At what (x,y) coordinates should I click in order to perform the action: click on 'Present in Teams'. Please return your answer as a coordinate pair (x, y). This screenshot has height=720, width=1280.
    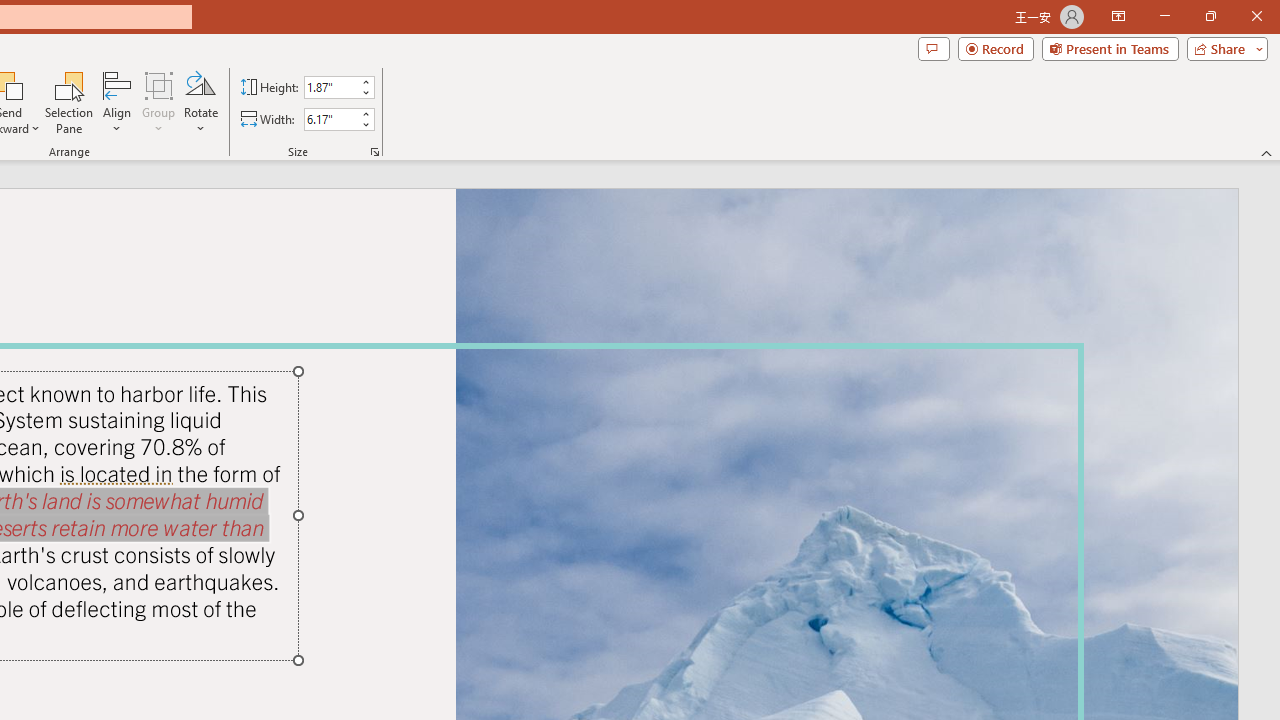
    Looking at the image, I should click on (1109, 47).